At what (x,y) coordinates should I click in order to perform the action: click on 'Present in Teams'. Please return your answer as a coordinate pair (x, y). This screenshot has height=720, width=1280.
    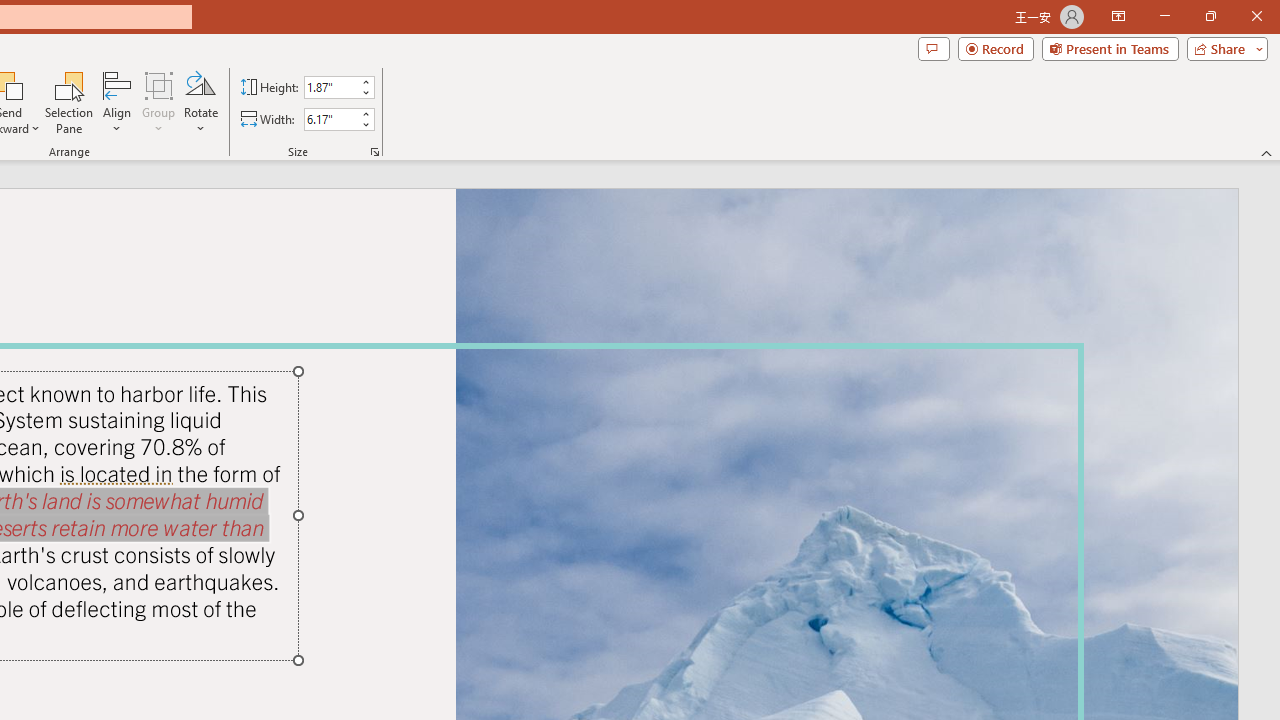
    Looking at the image, I should click on (1109, 47).